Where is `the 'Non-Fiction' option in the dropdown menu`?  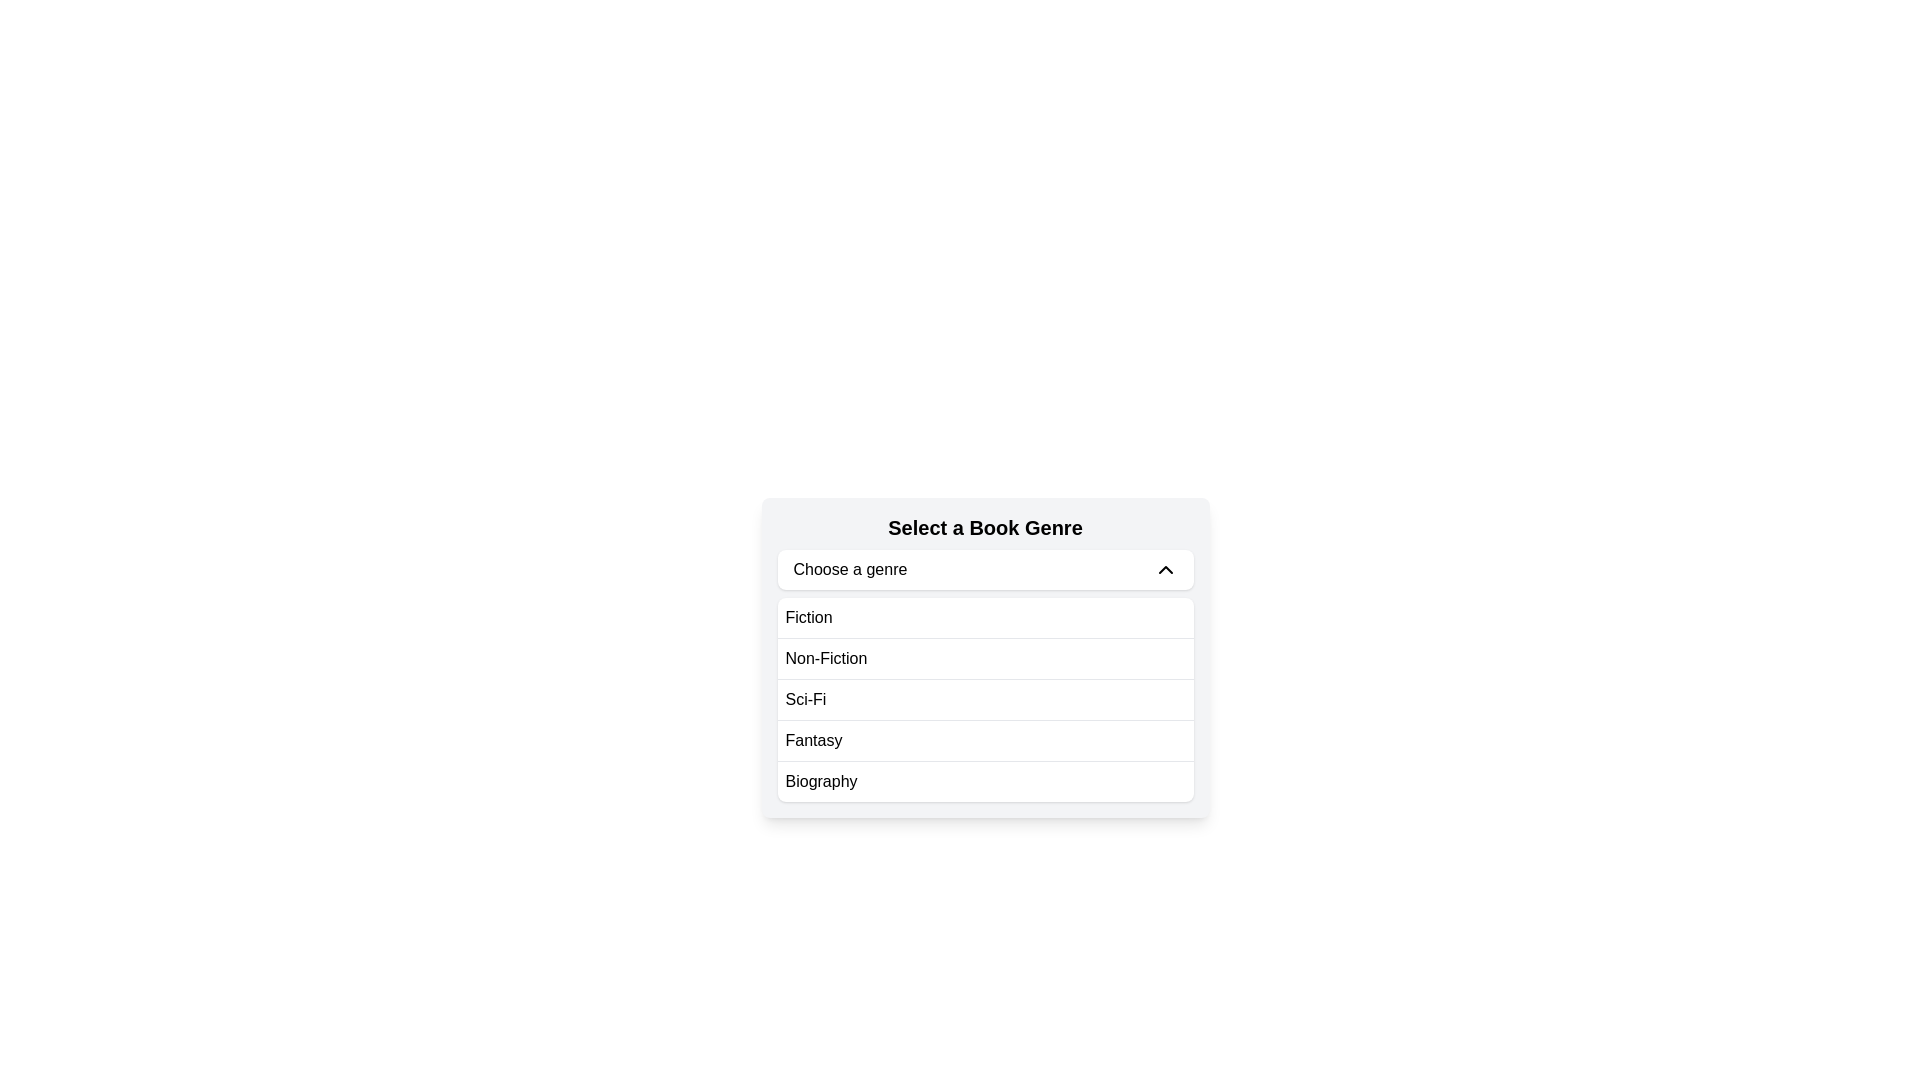
the 'Non-Fiction' option in the dropdown menu is located at coordinates (985, 658).